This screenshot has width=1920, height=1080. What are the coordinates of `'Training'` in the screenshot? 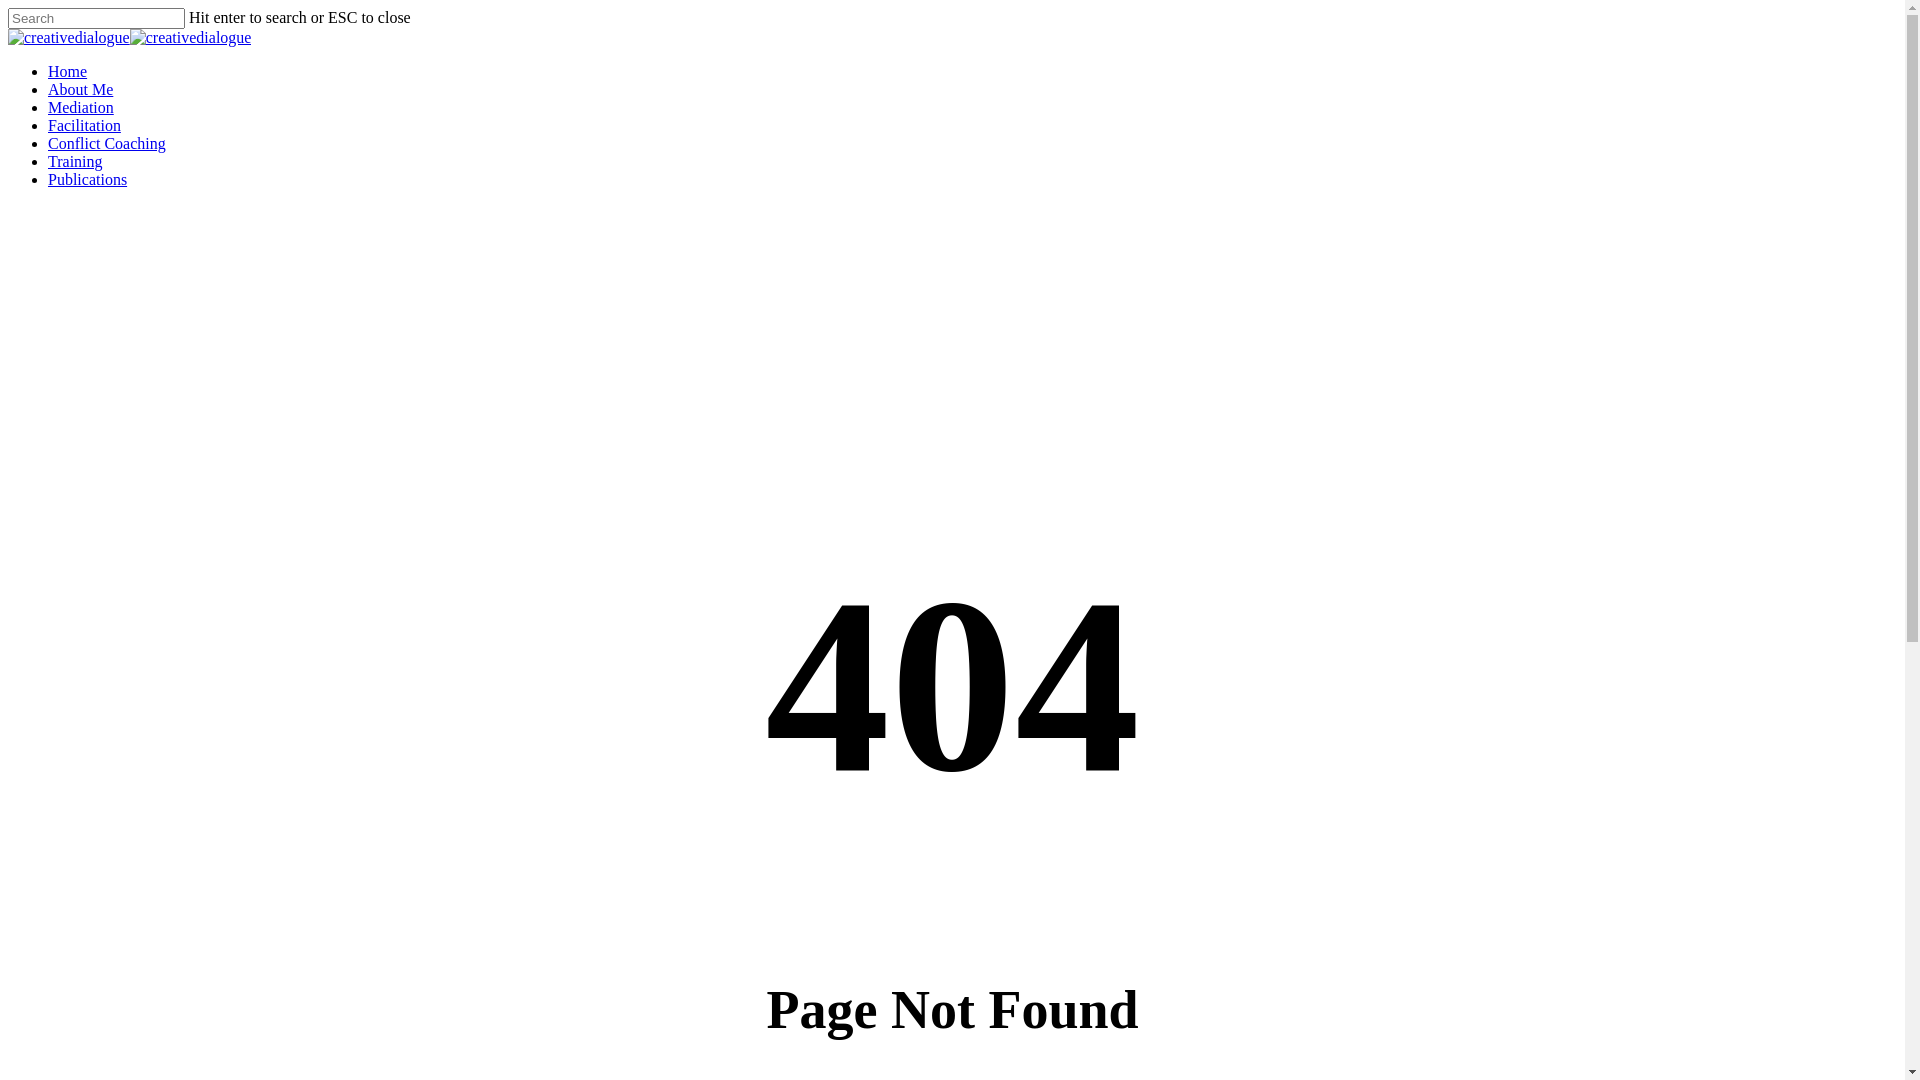 It's located at (75, 160).